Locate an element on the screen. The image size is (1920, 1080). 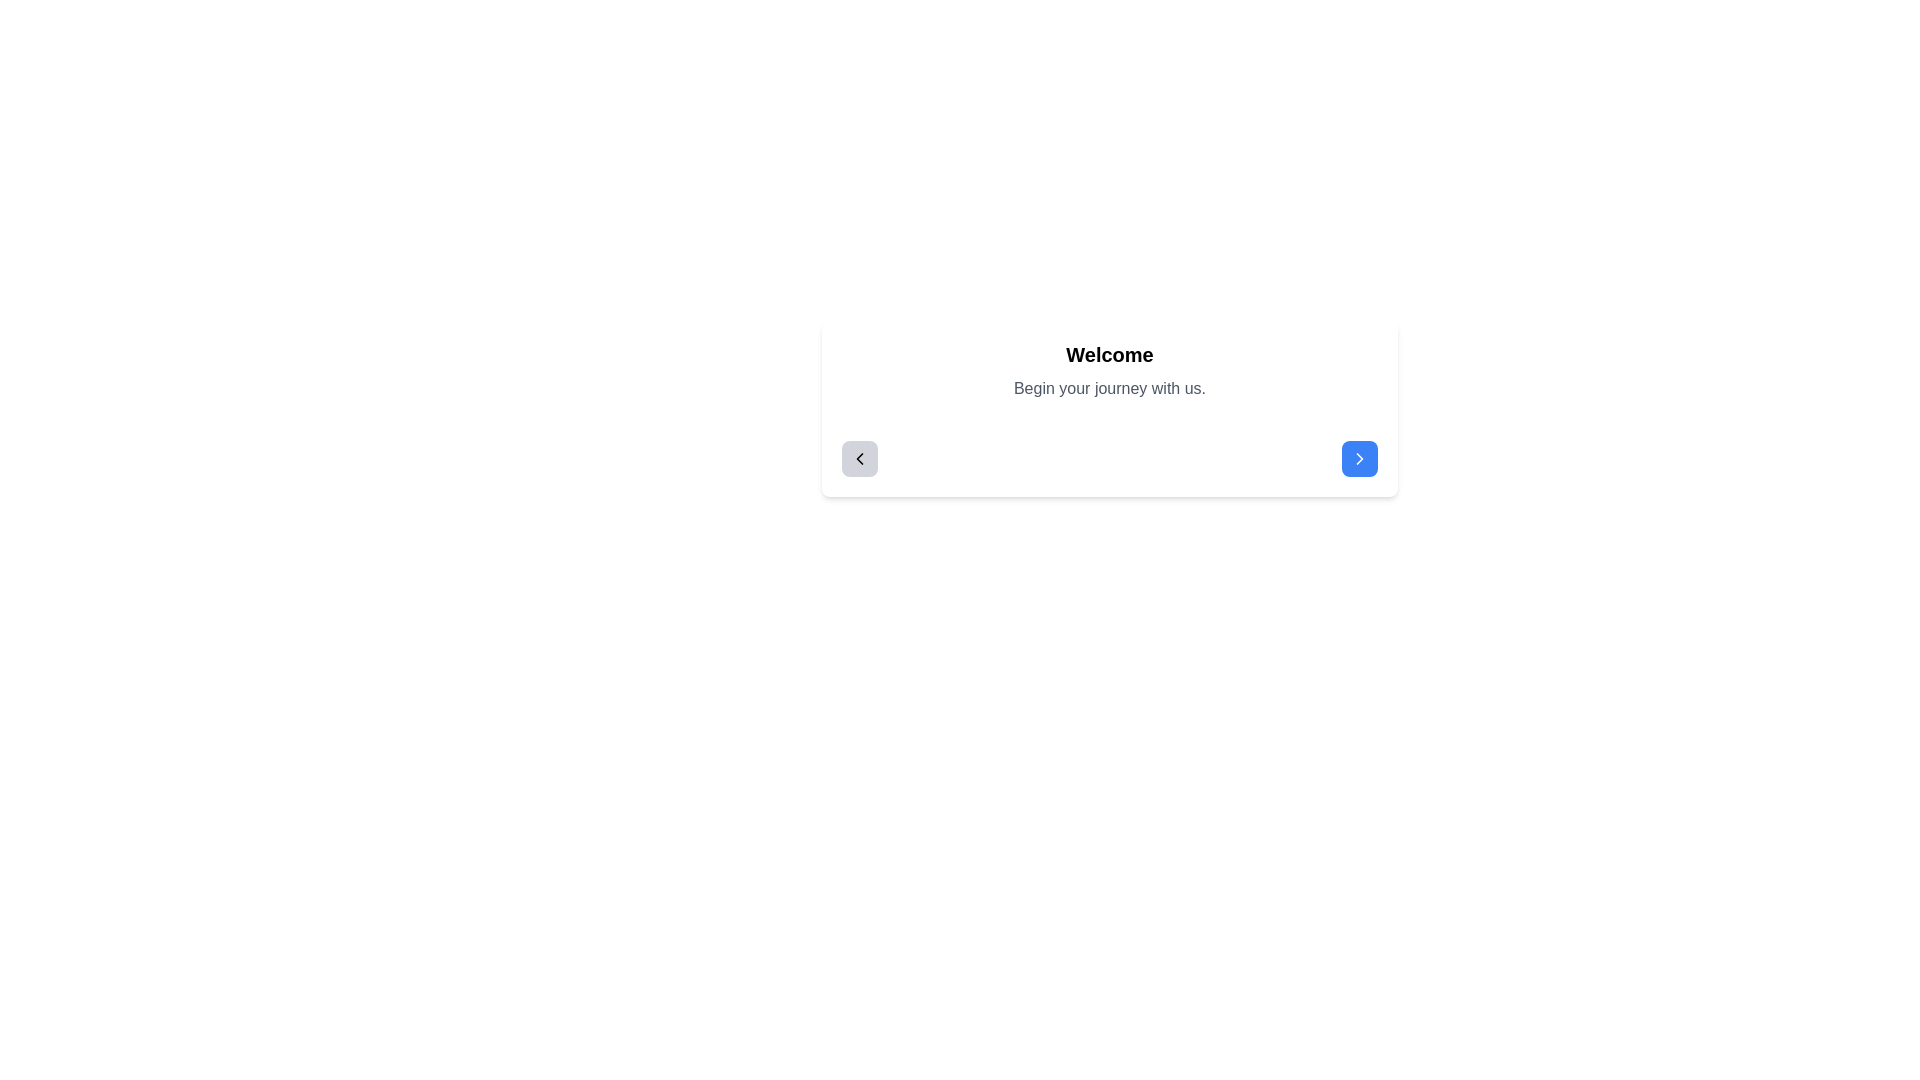
the welcoming header text label that serves as a title for the displayed content, positioned centrally at the top of the vertical layout is located at coordinates (1108, 353).